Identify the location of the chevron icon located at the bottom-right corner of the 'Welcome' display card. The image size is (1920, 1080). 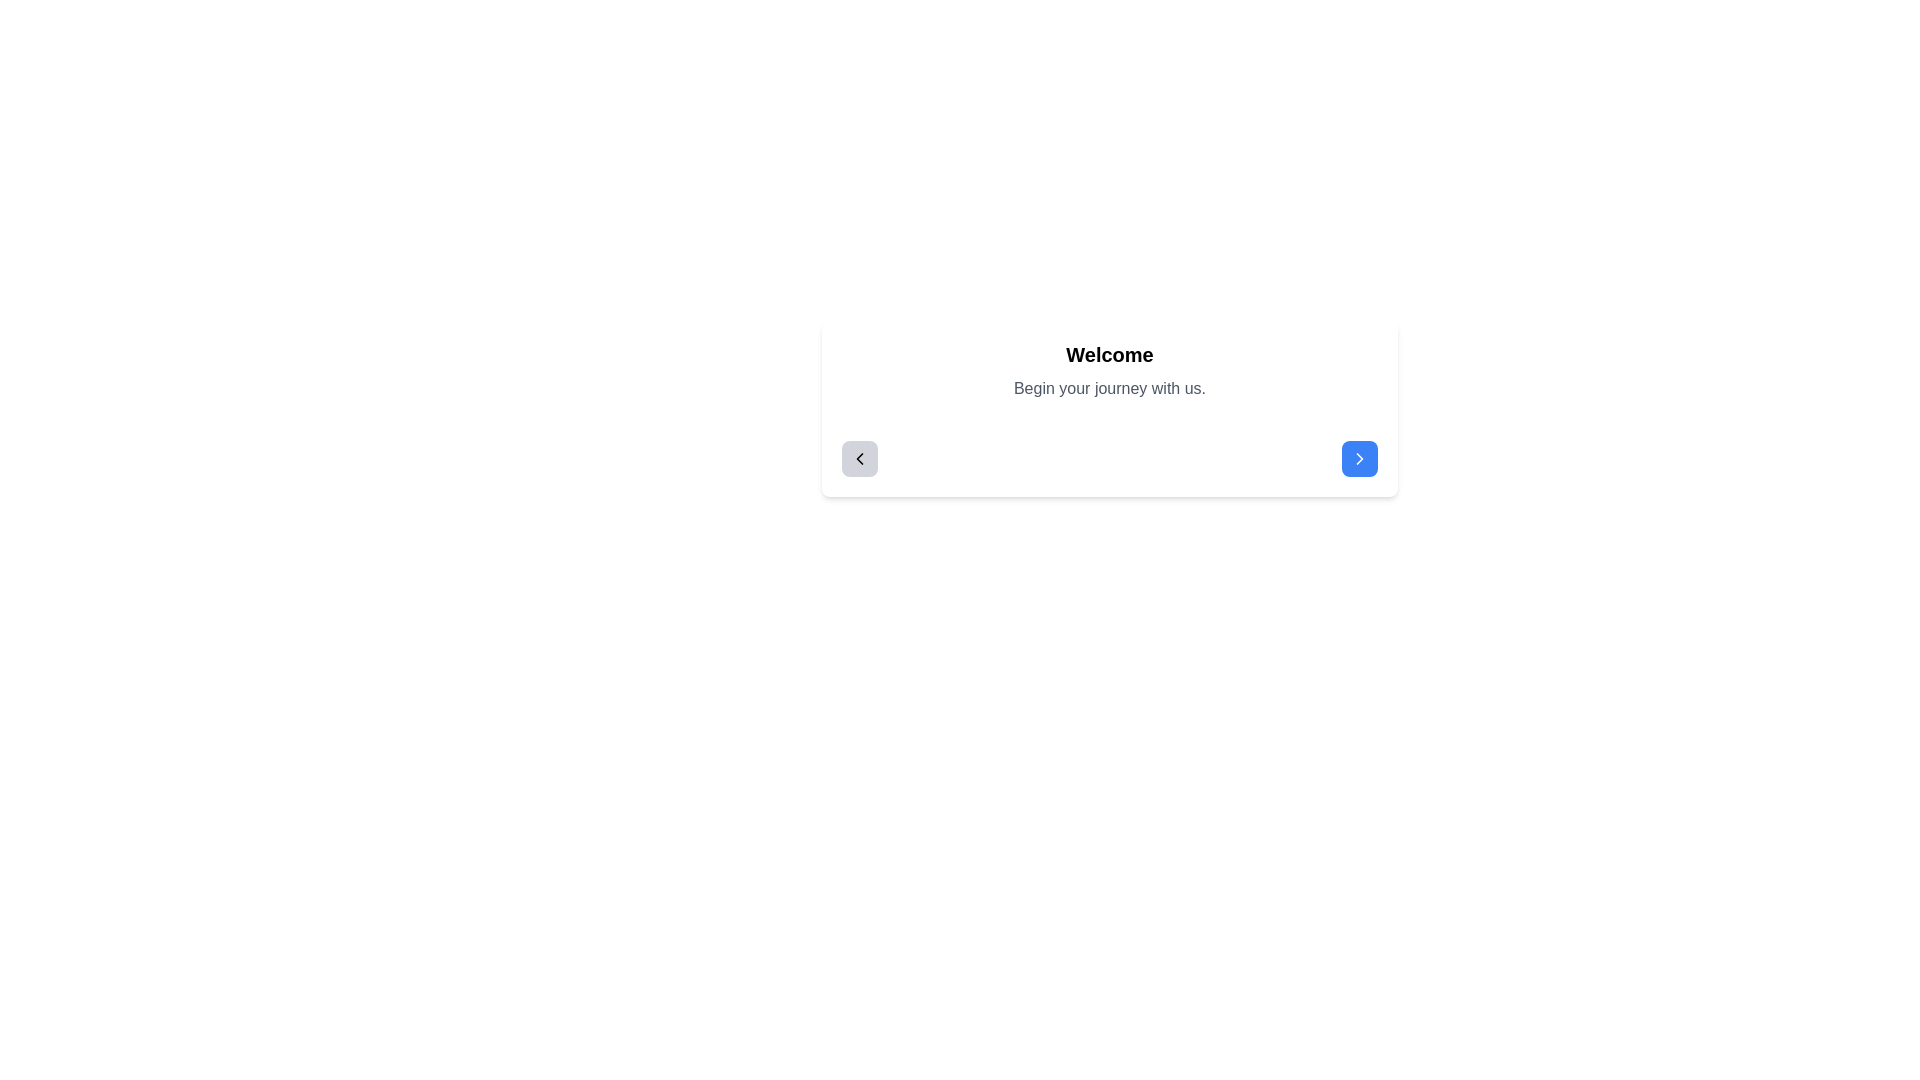
(1359, 459).